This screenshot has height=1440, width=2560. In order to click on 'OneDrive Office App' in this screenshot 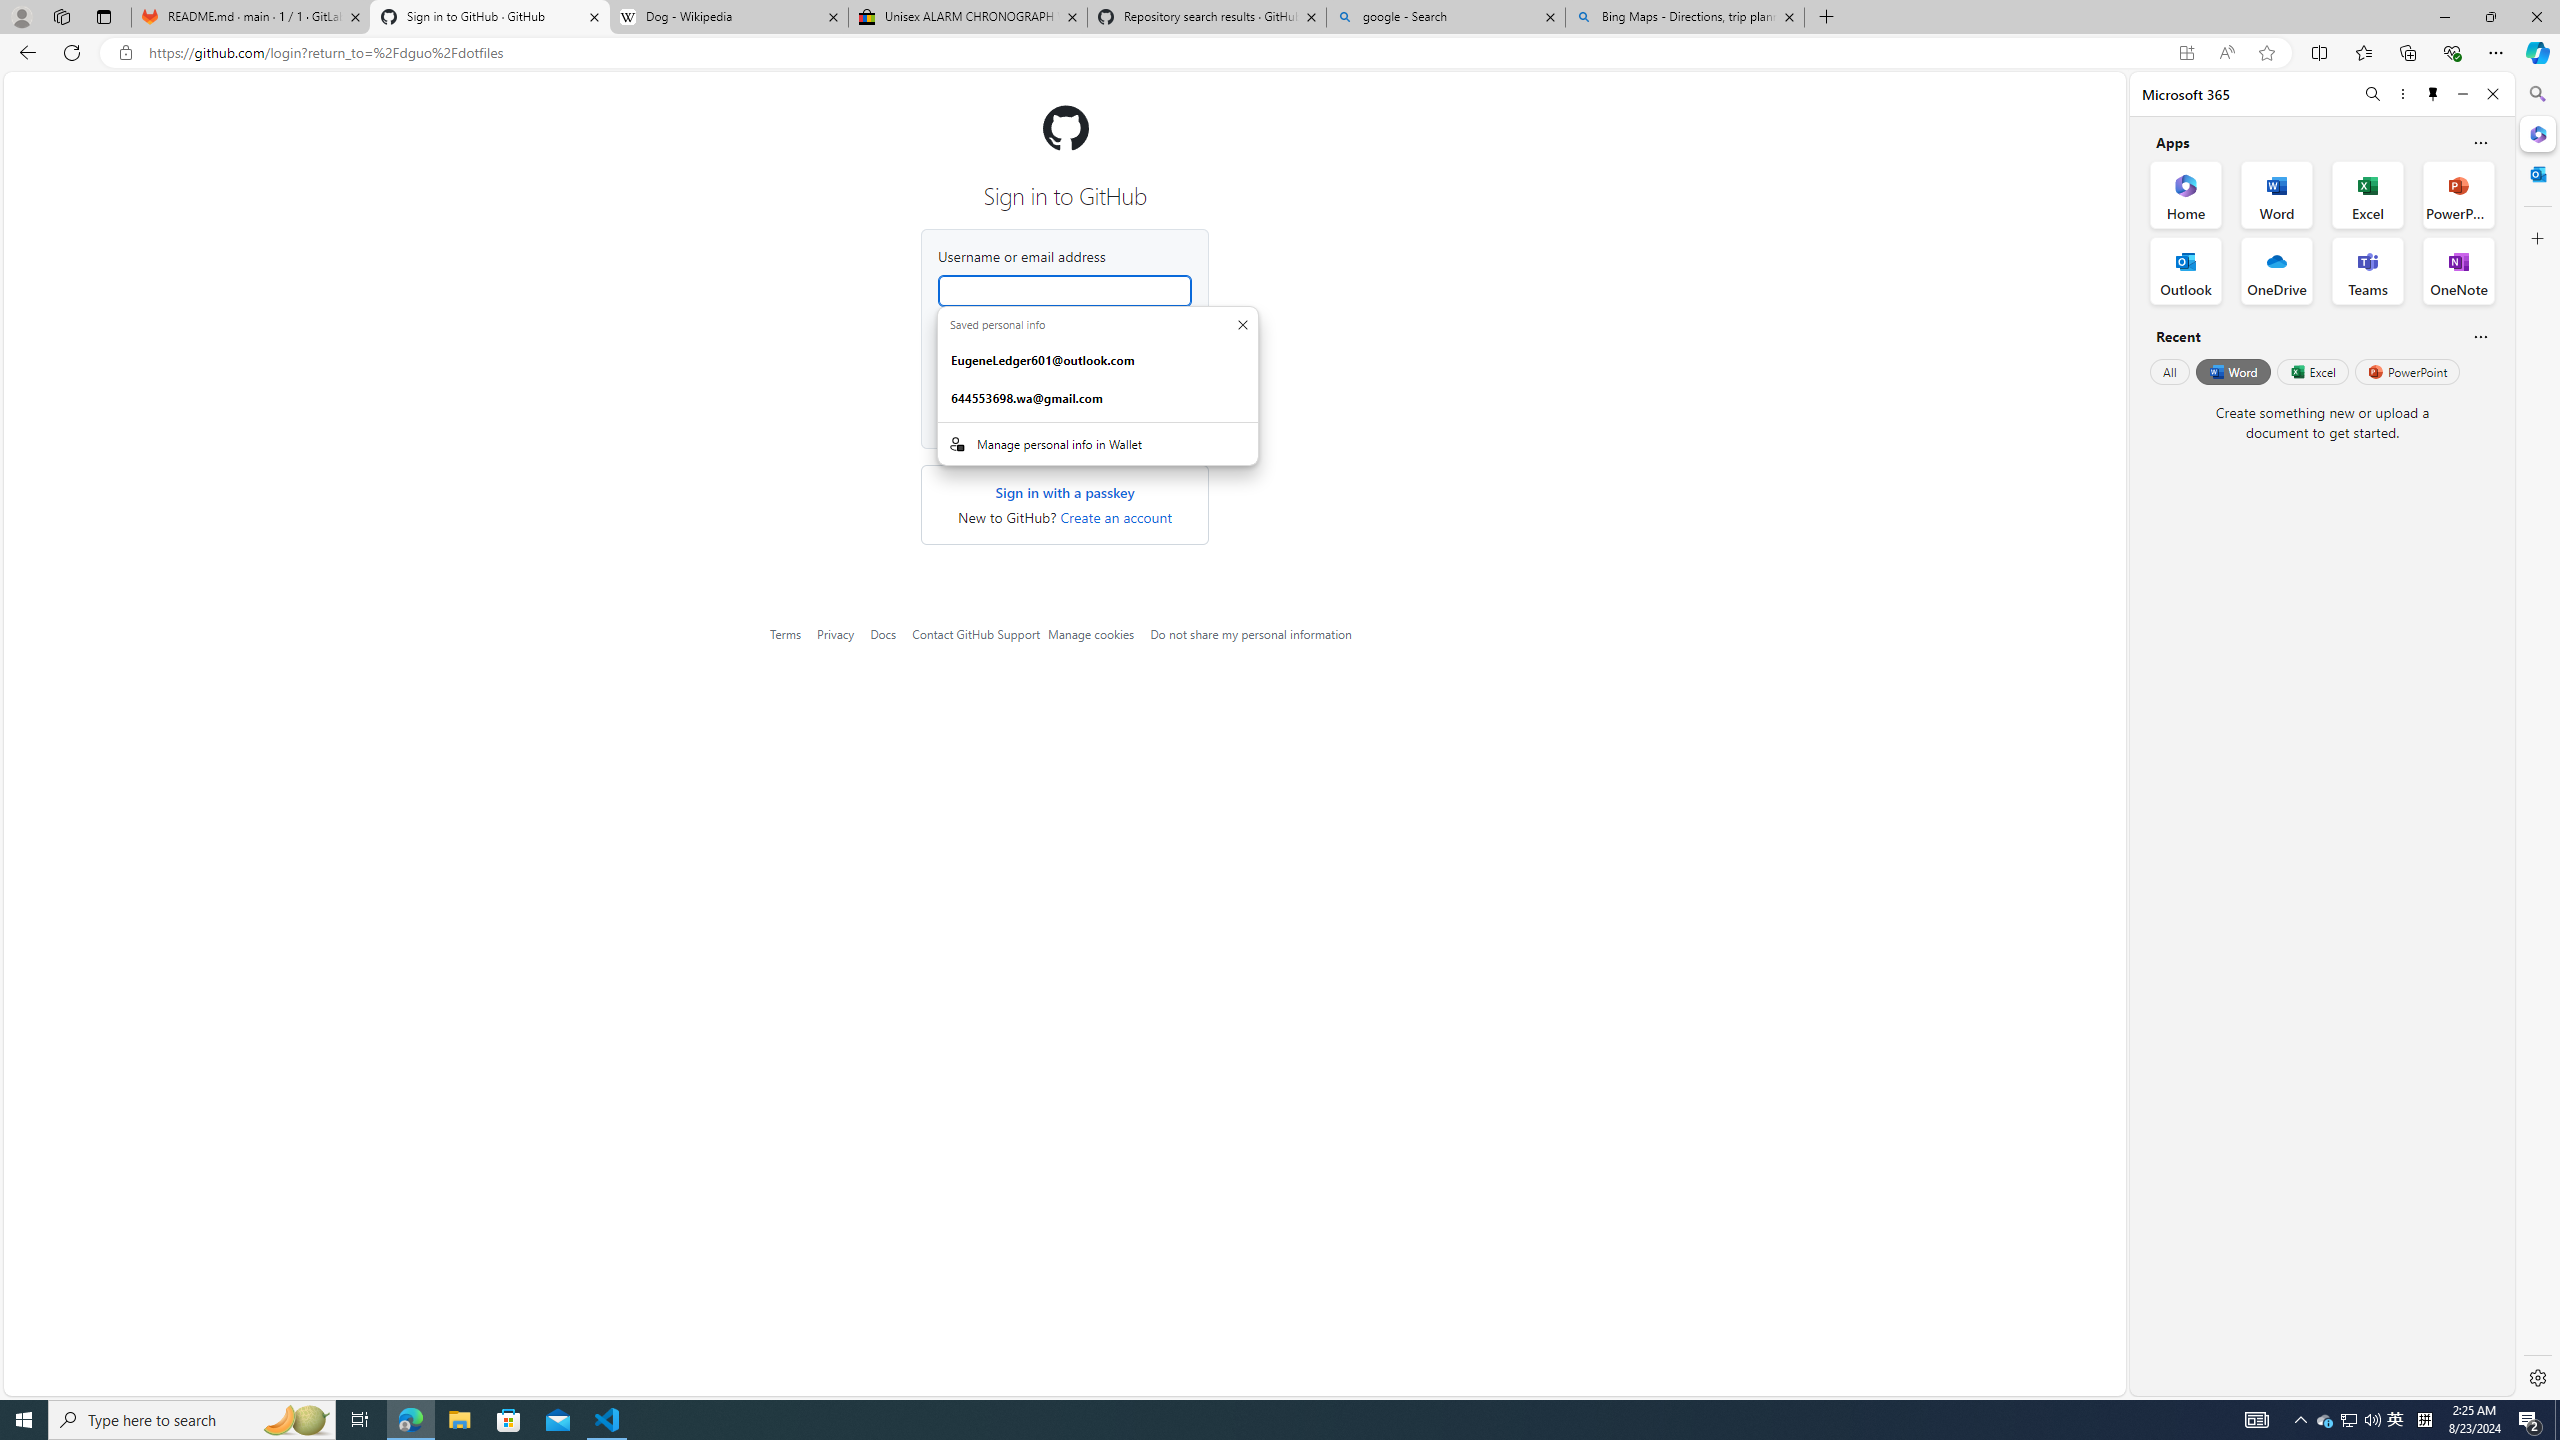, I will do `click(2276, 271)`.